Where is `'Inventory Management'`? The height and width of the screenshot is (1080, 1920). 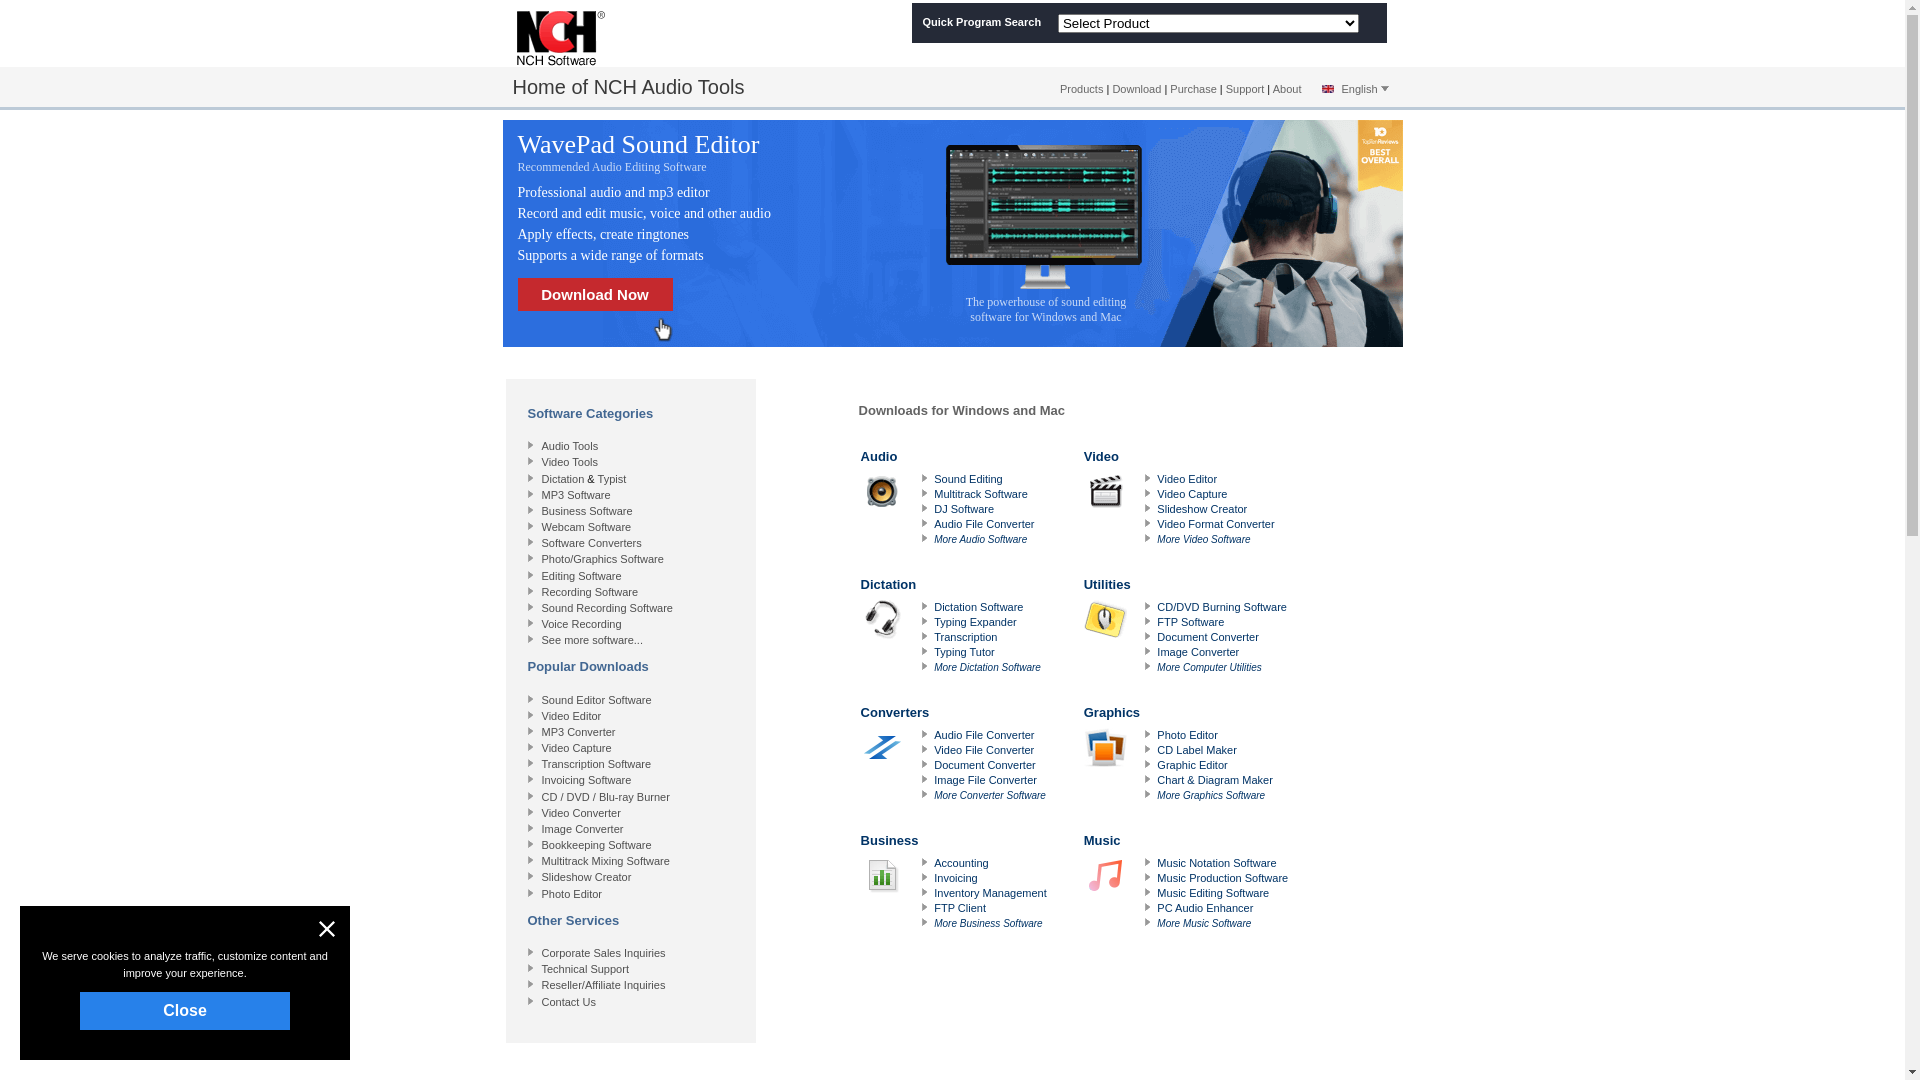
'Inventory Management' is located at coordinates (990, 892).